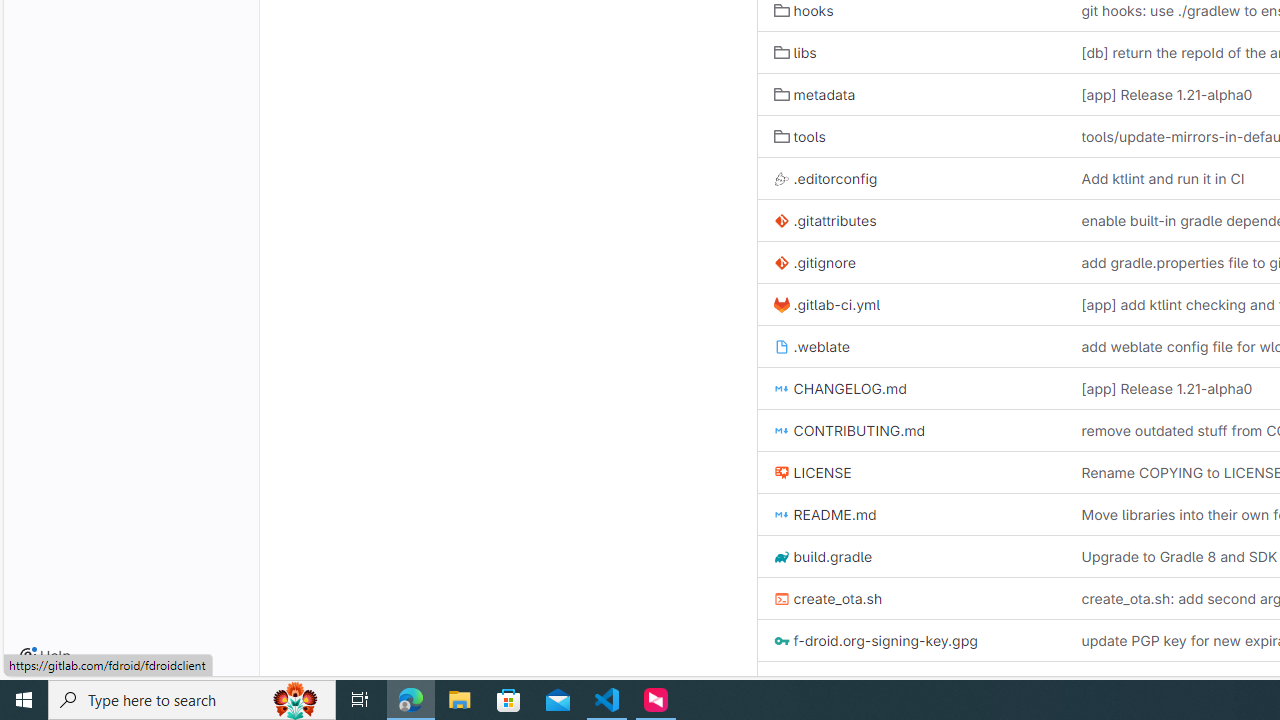 The height and width of the screenshot is (720, 1280). Describe the element at coordinates (812, 473) in the screenshot. I see `'LICENSE'` at that location.